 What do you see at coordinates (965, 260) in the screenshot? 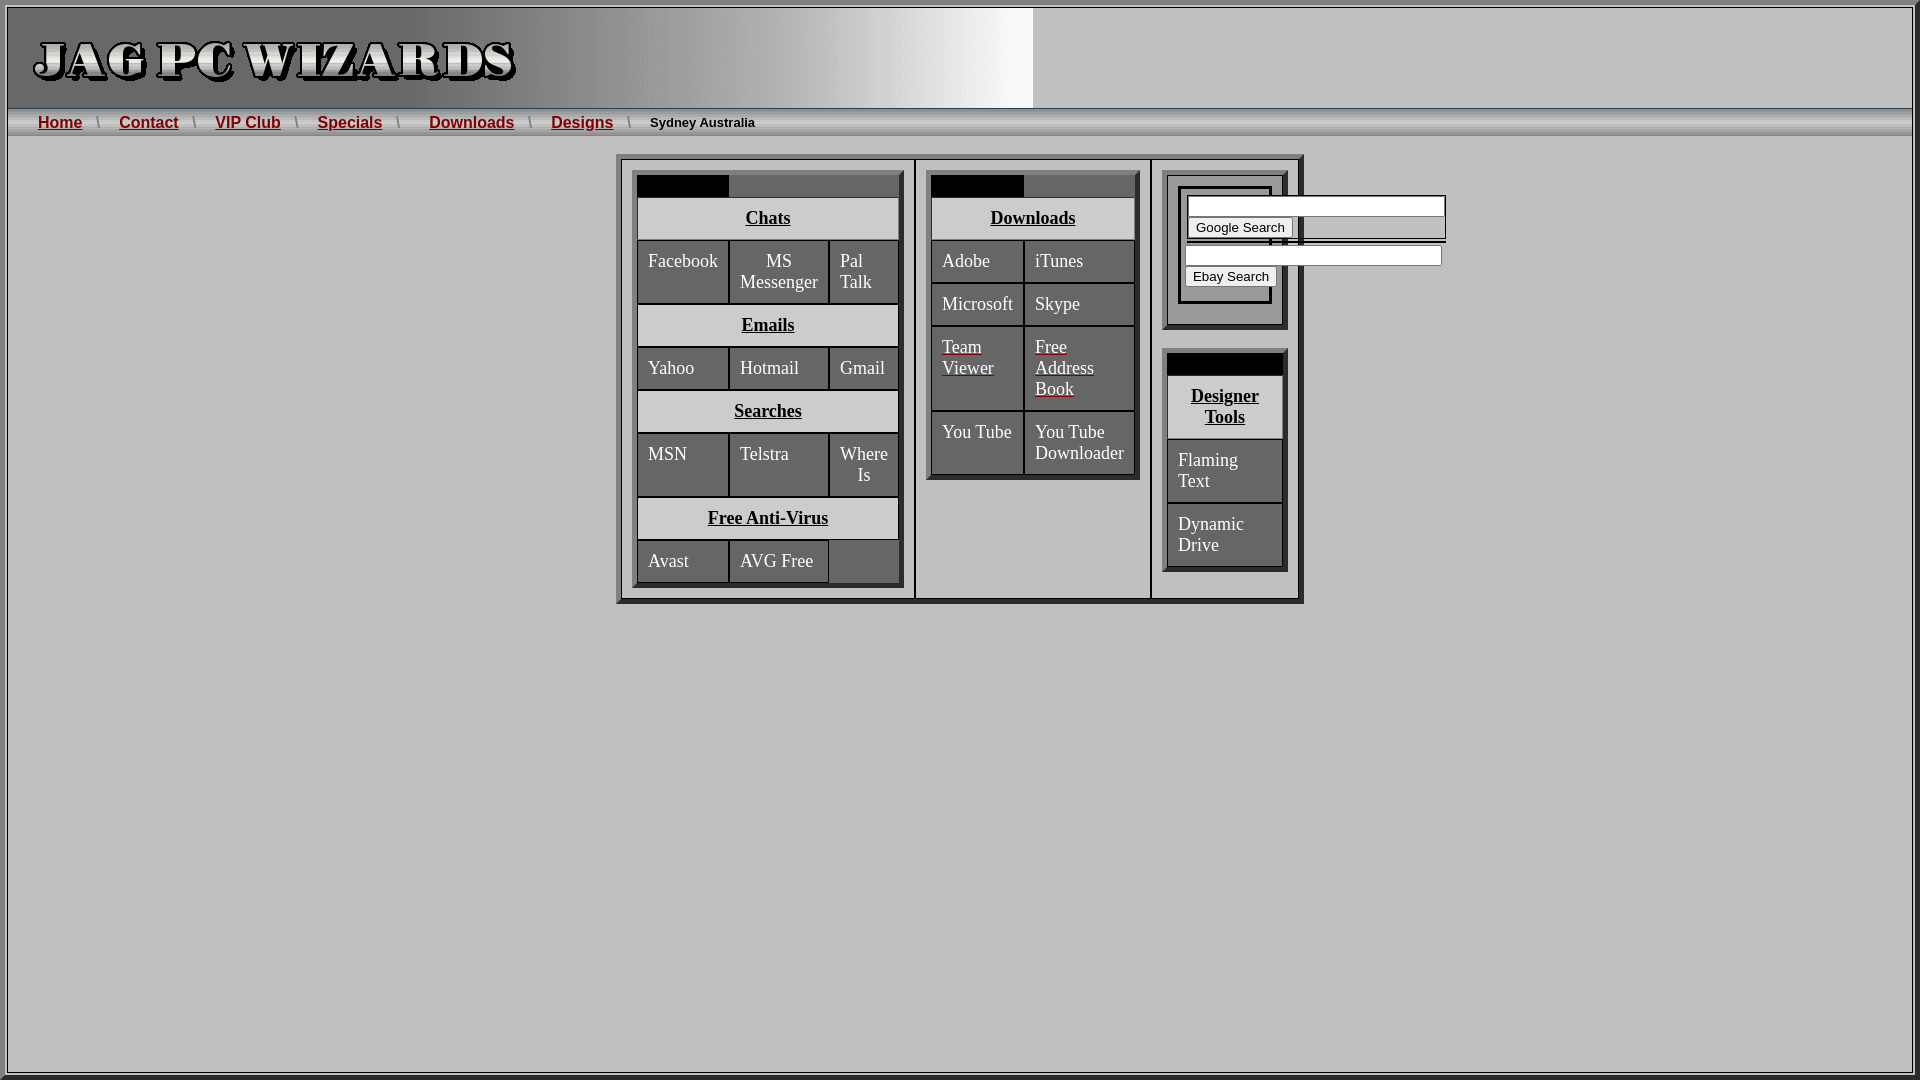
I see `'Adobe'` at bounding box center [965, 260].